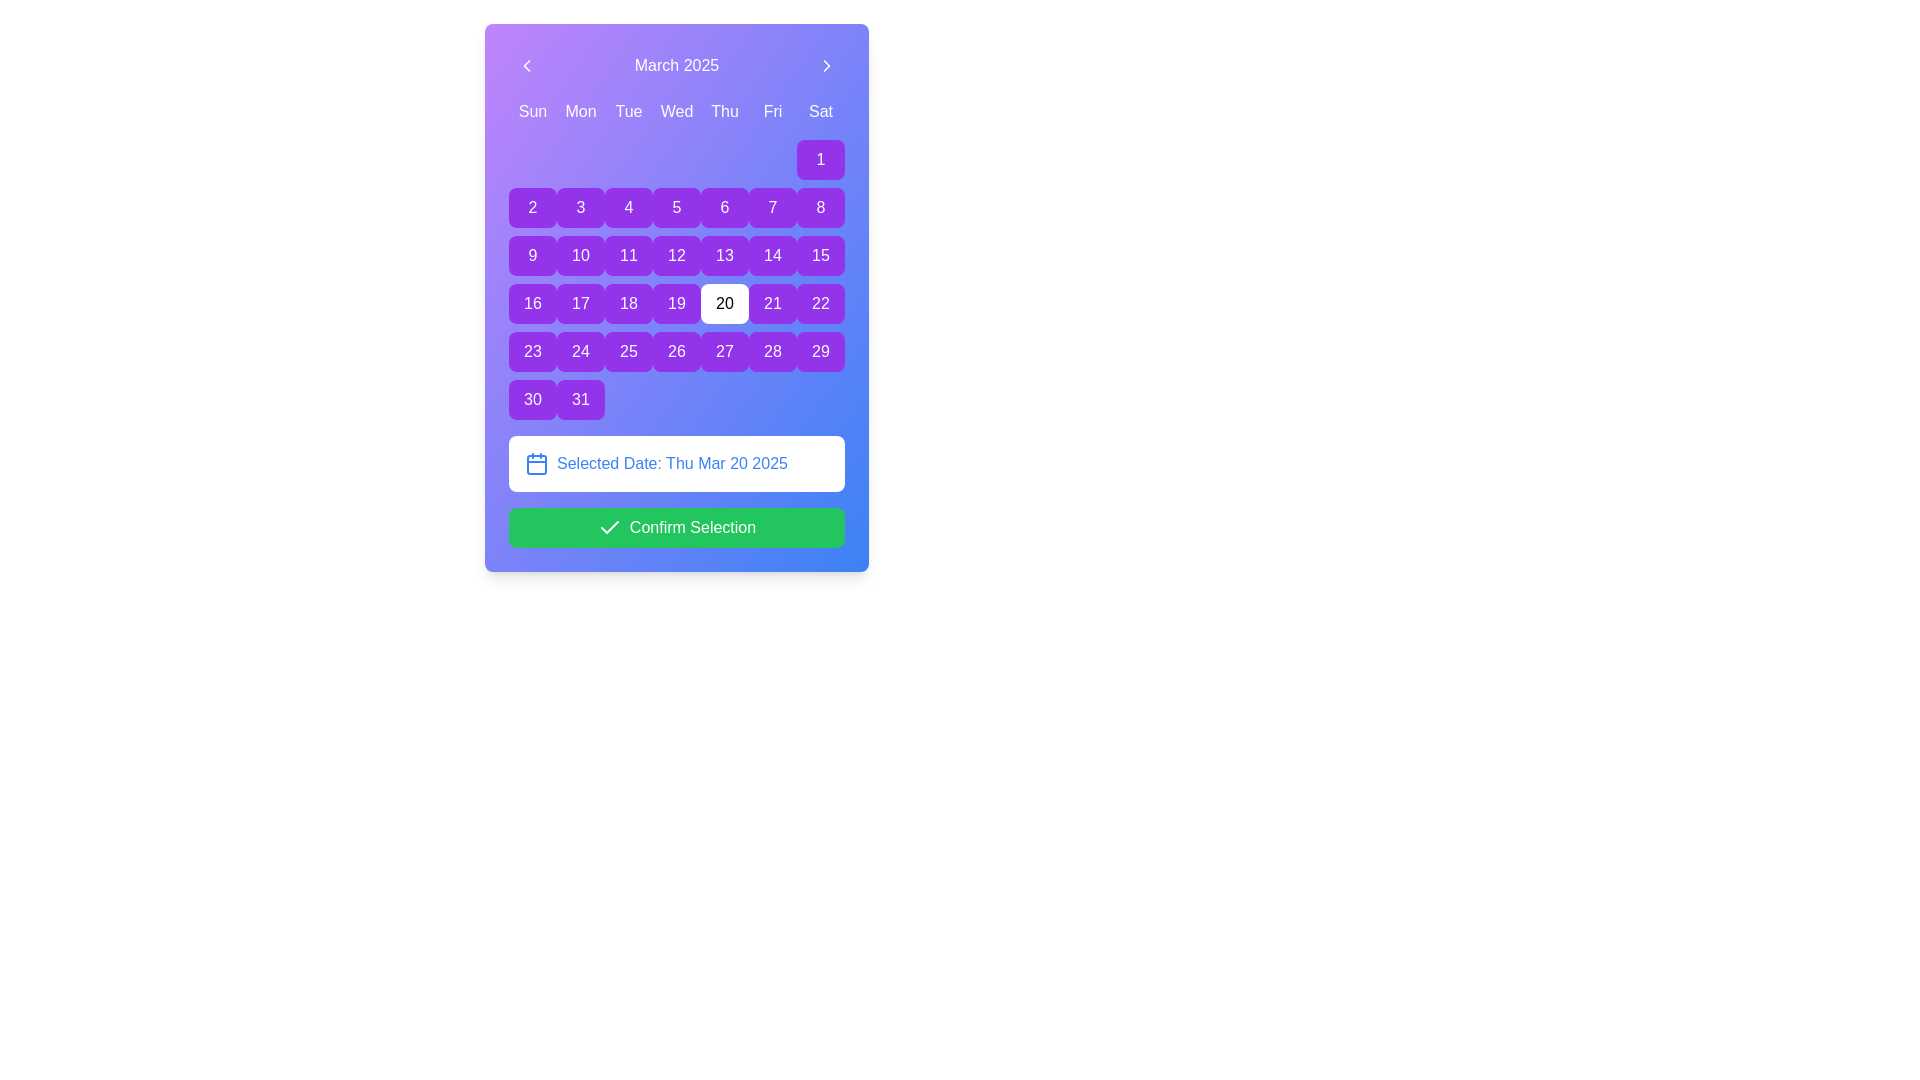 This screenshot has height=1080, width=1920. What do you see at coordinates (676, 111) in the screenshot?
I see `the text label representing 'Wednesday' in the week view of the calendar, which is the fourth item in the horizontal row of days located beneath the calendar's header for March 2025` at bounding box center [676, 111].